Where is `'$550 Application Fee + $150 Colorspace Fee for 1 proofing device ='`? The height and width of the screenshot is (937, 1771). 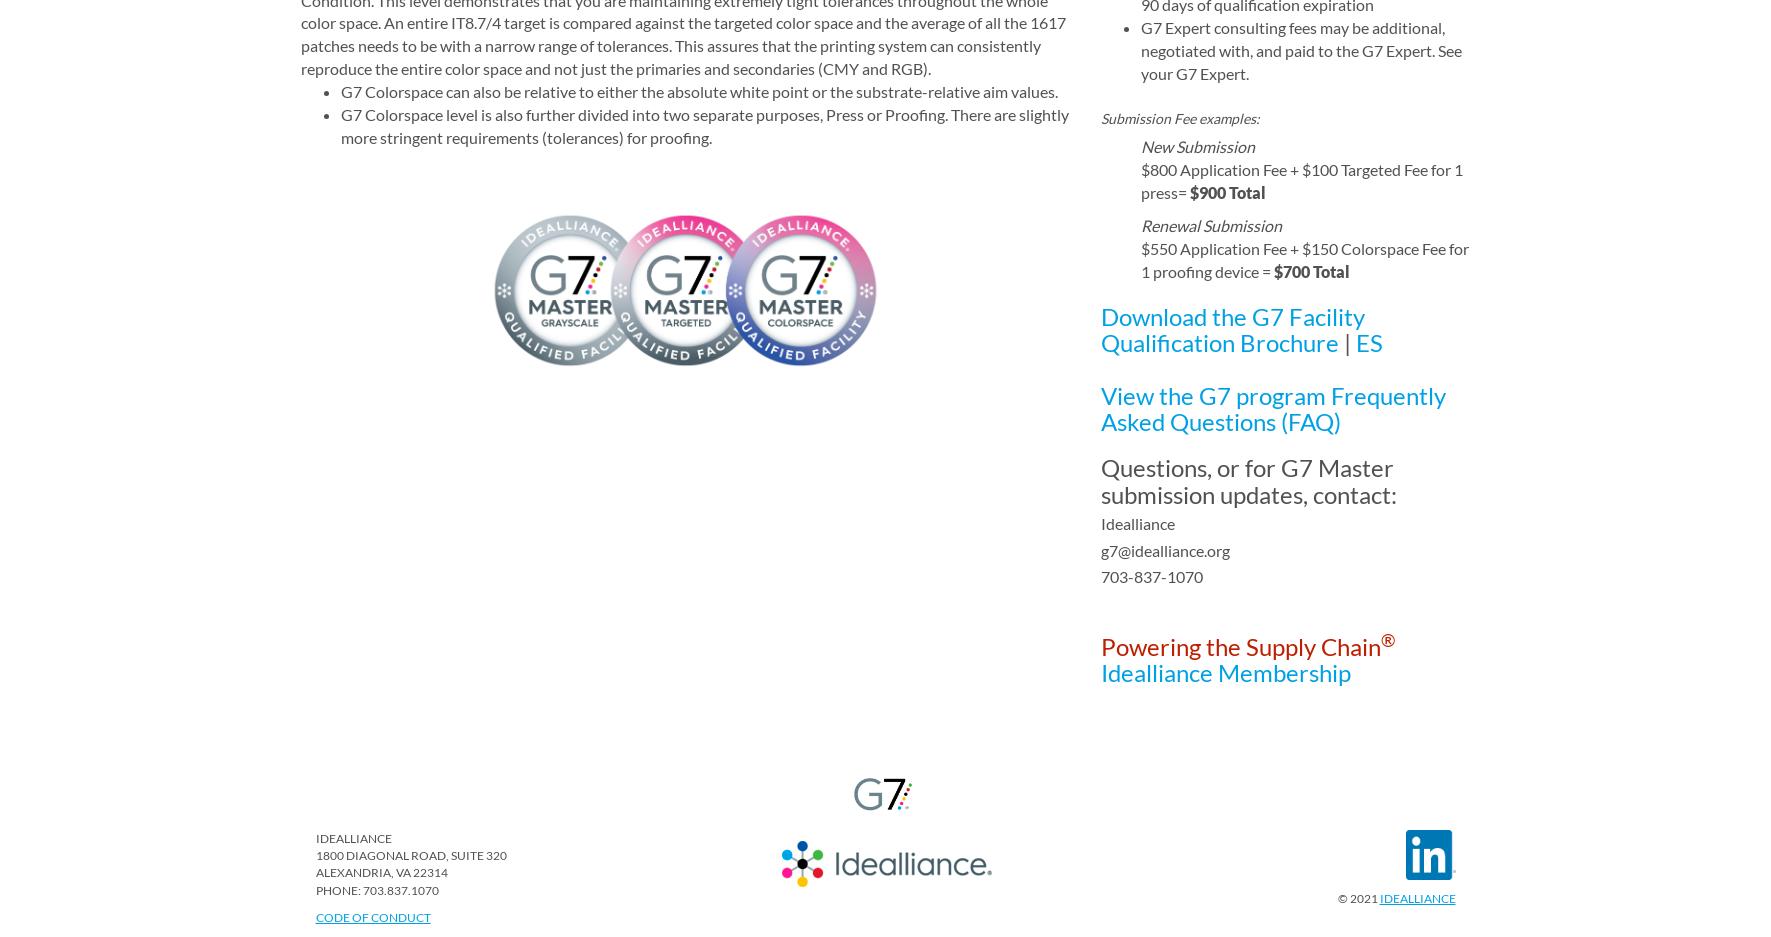
'$550 Application Fee + $150 Colorspace Fee for 1 proofing device =' is located at coordinates (1302, 258).